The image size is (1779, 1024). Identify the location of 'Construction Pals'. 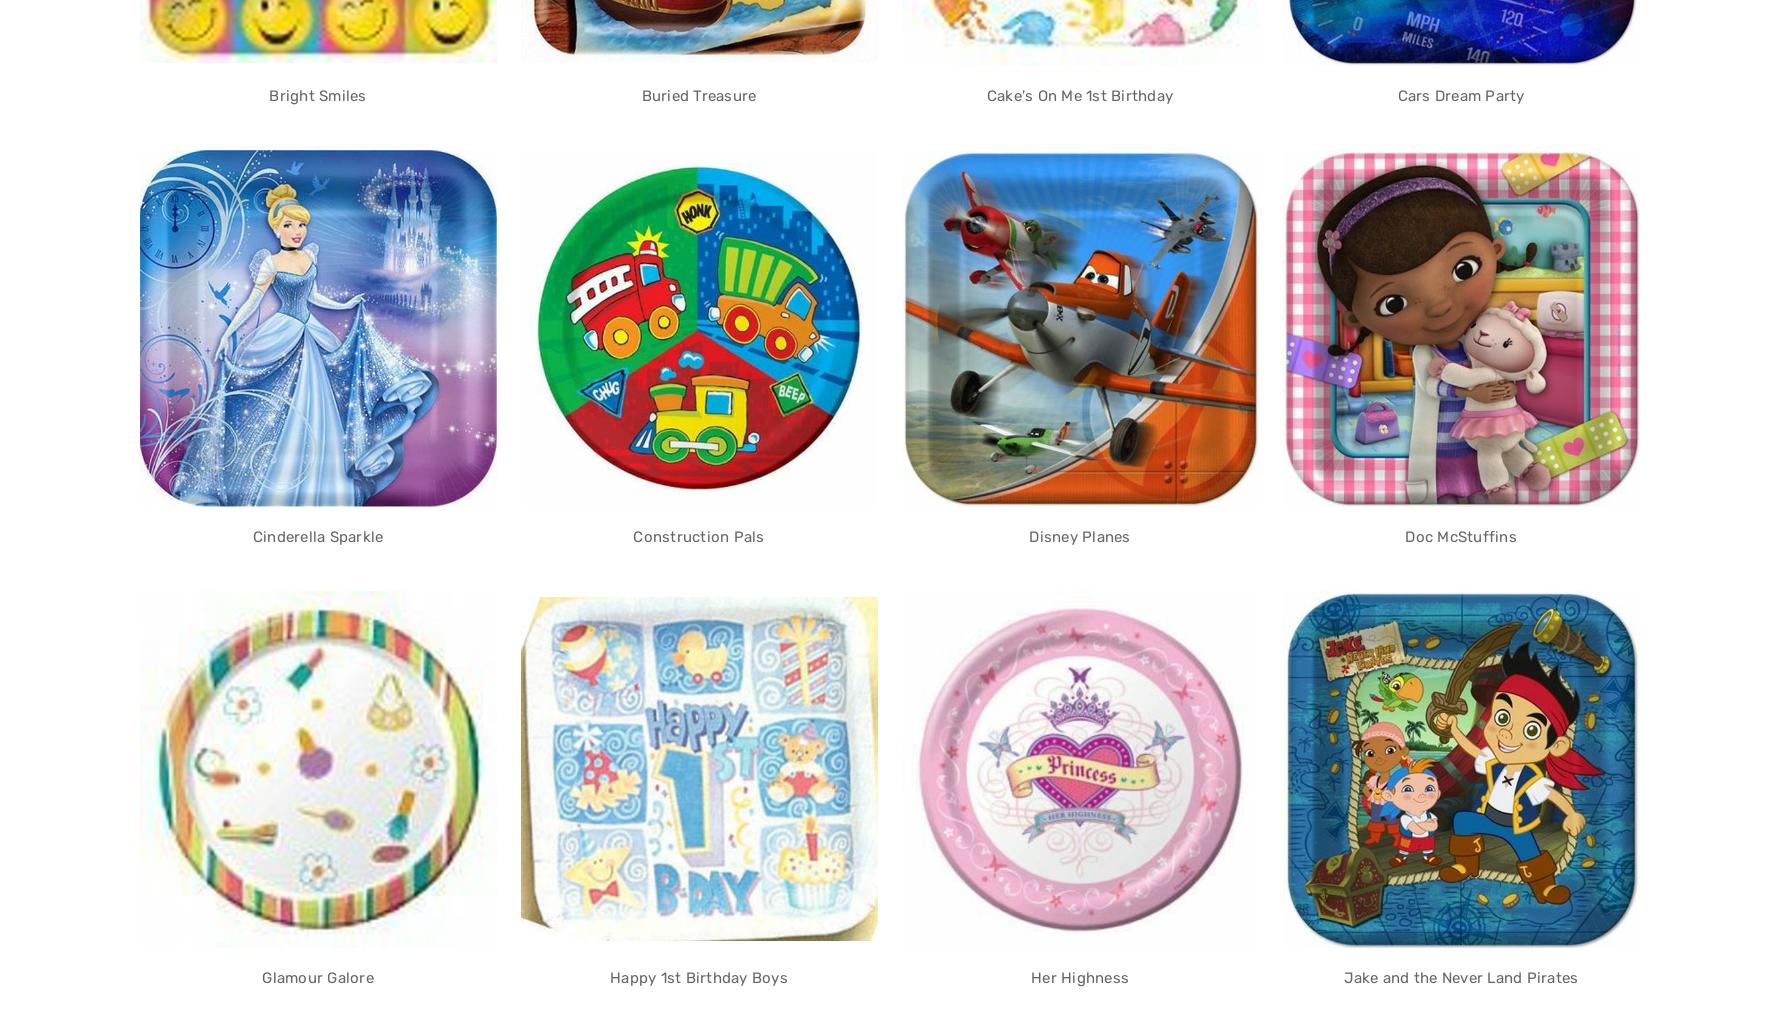
(631, 535).